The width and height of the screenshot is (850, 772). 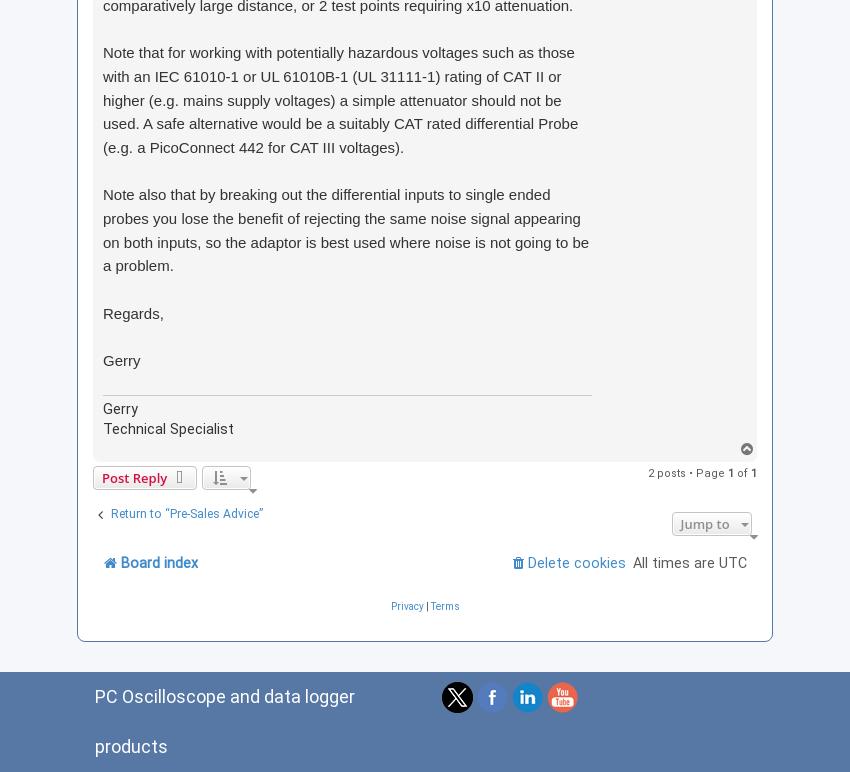 I want to click on 'Jump to', so click(x=680, y=523).